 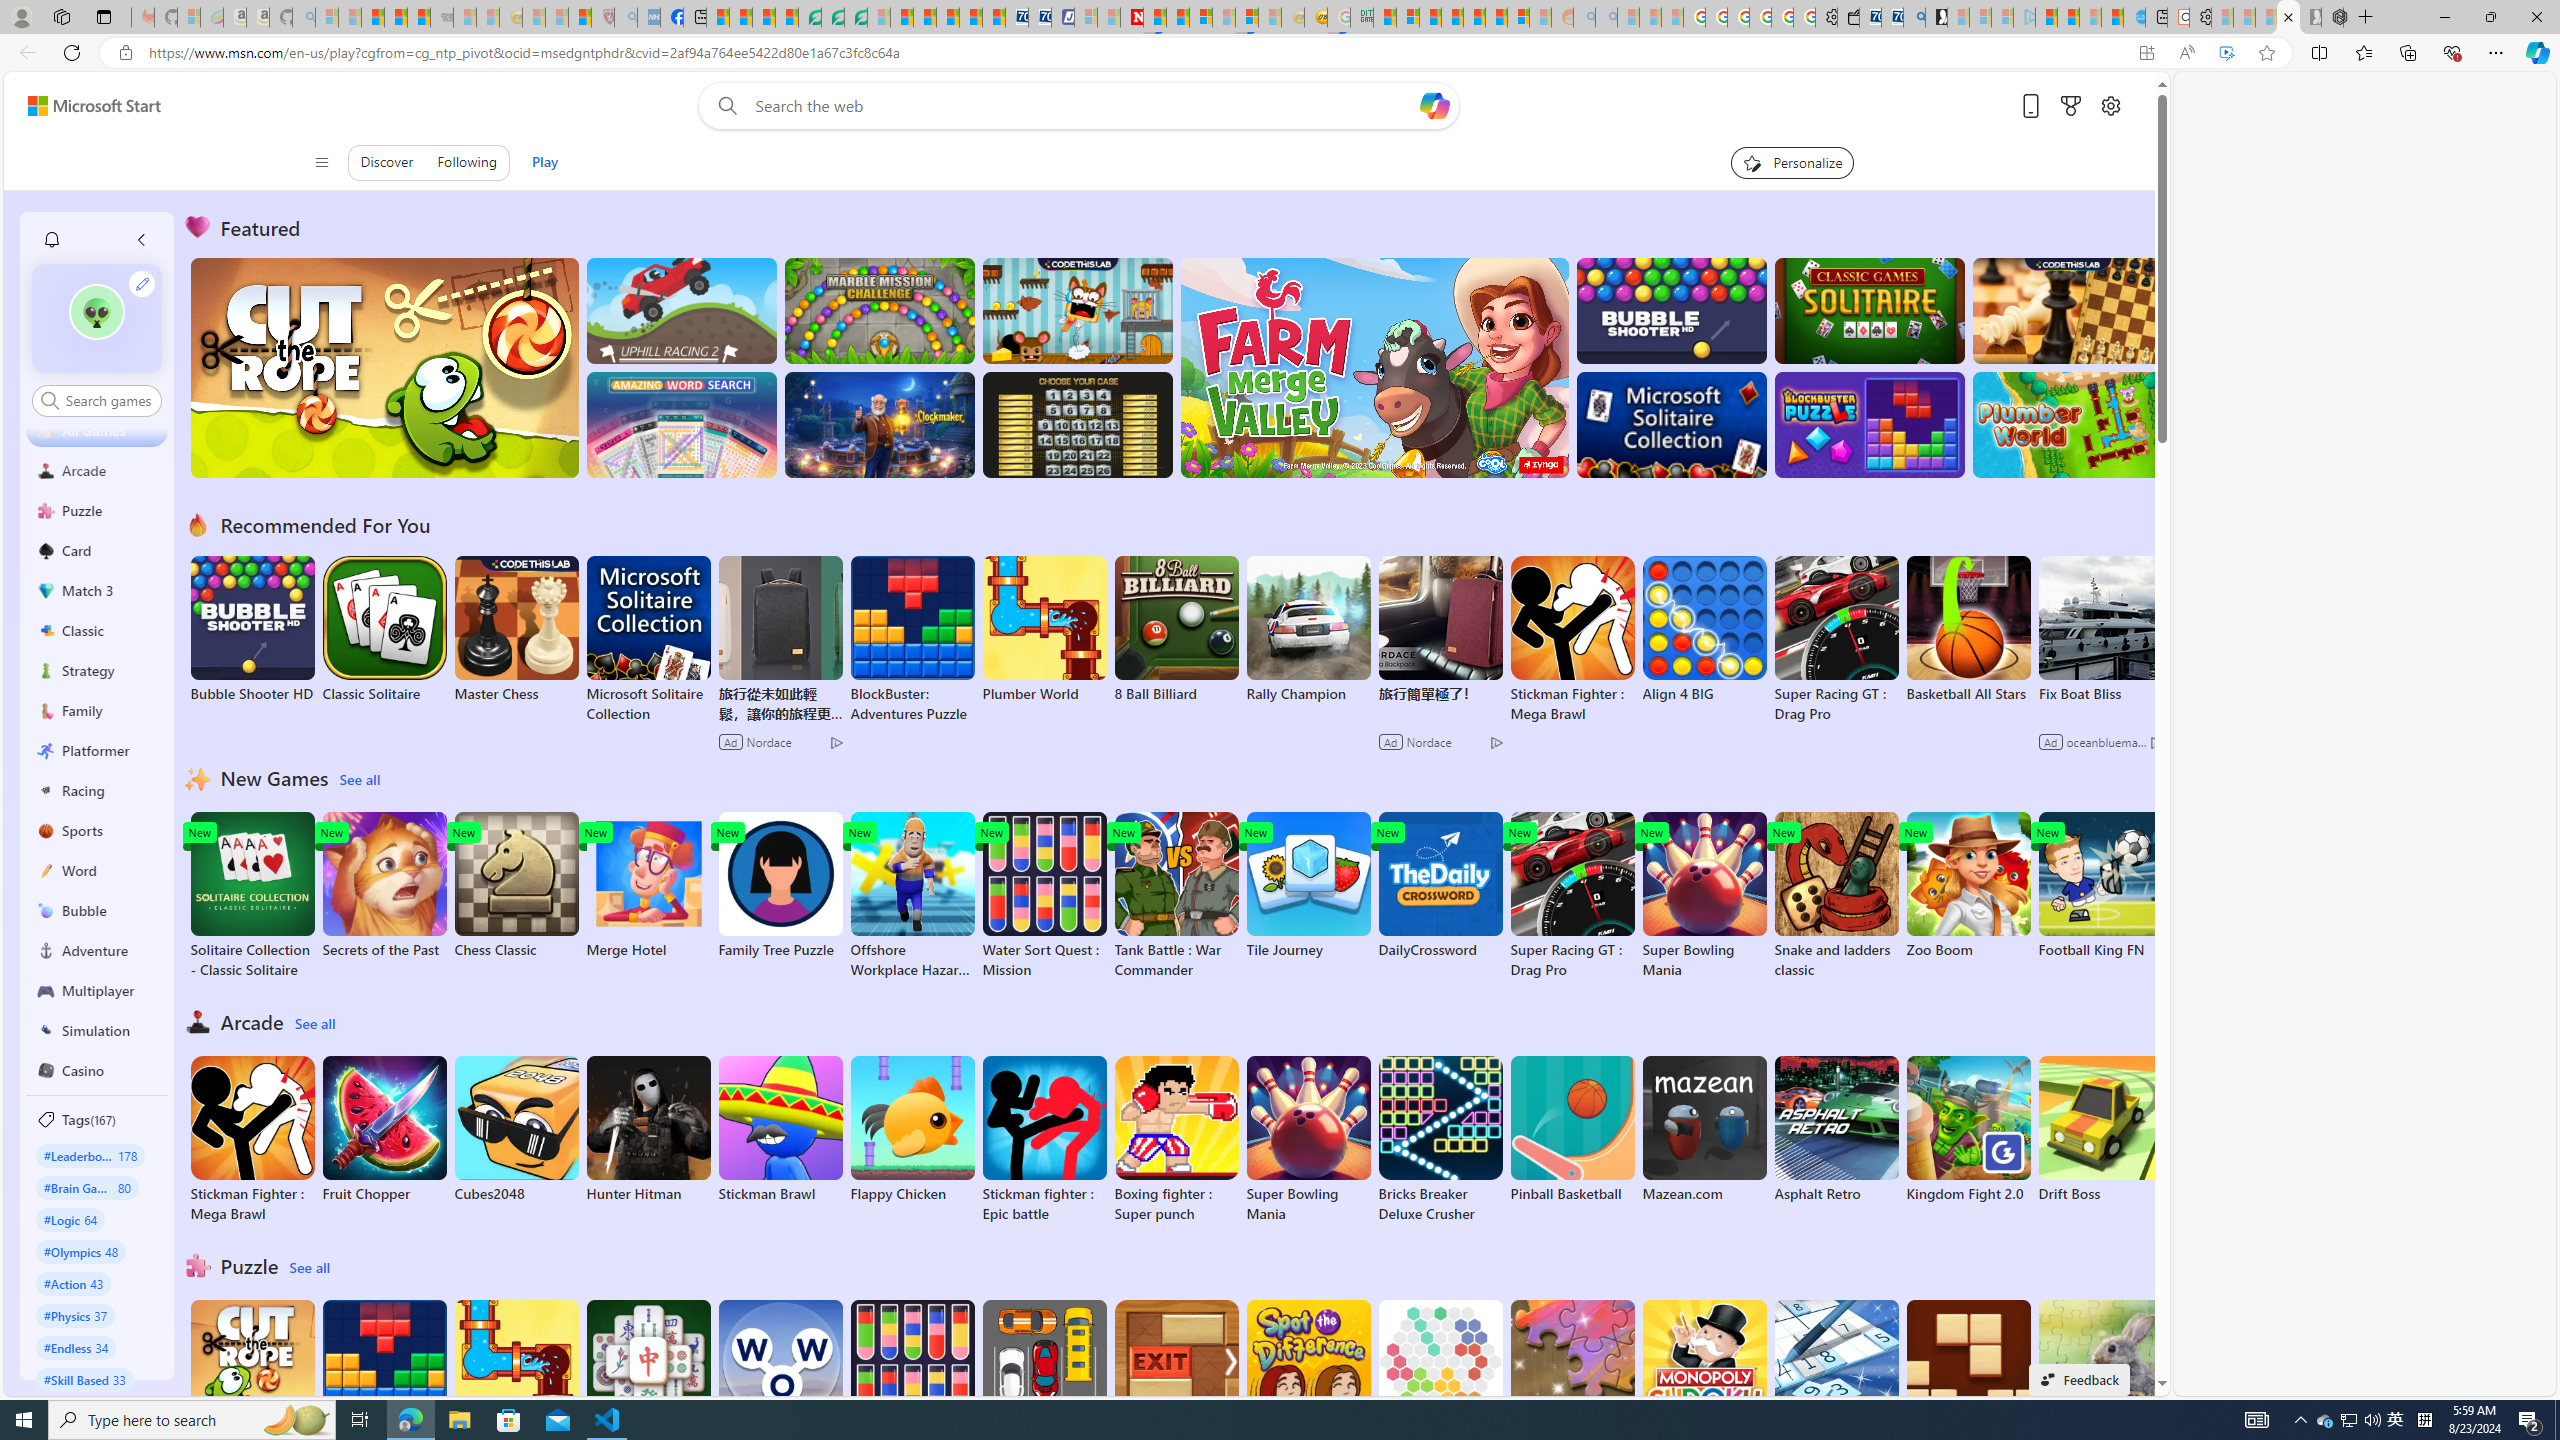 What do you see at coordinates (252, 1138) in the screenshot?
I see `'Stickman Fighter : Mega Brawl'` at bounding box center [252, 1138].